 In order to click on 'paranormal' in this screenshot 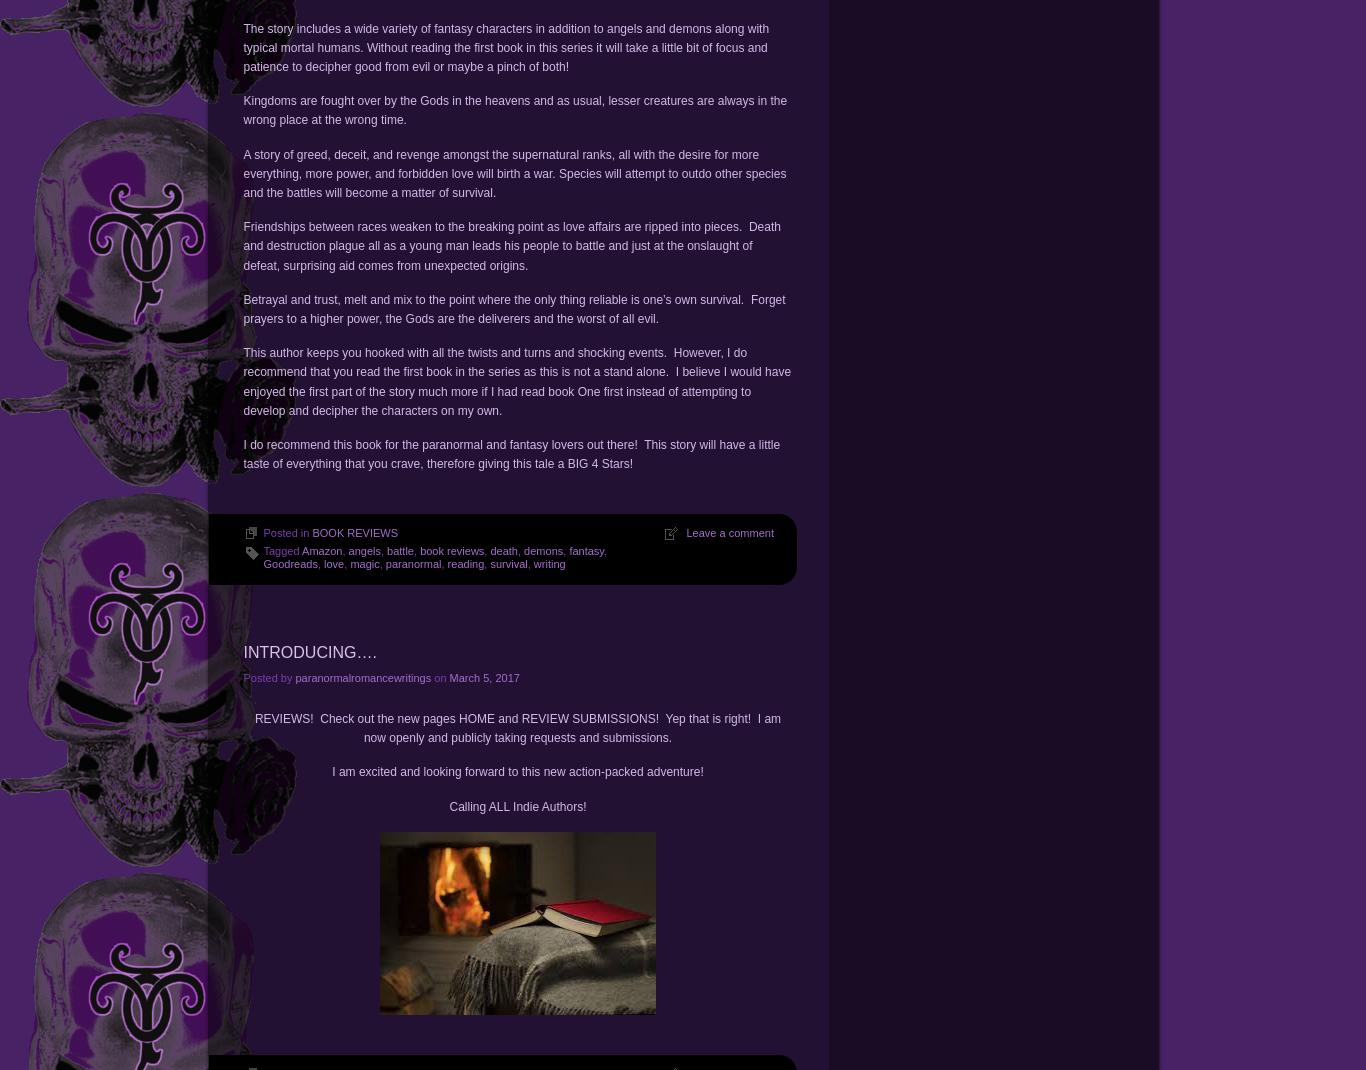, I will do `click(411, 562)`.